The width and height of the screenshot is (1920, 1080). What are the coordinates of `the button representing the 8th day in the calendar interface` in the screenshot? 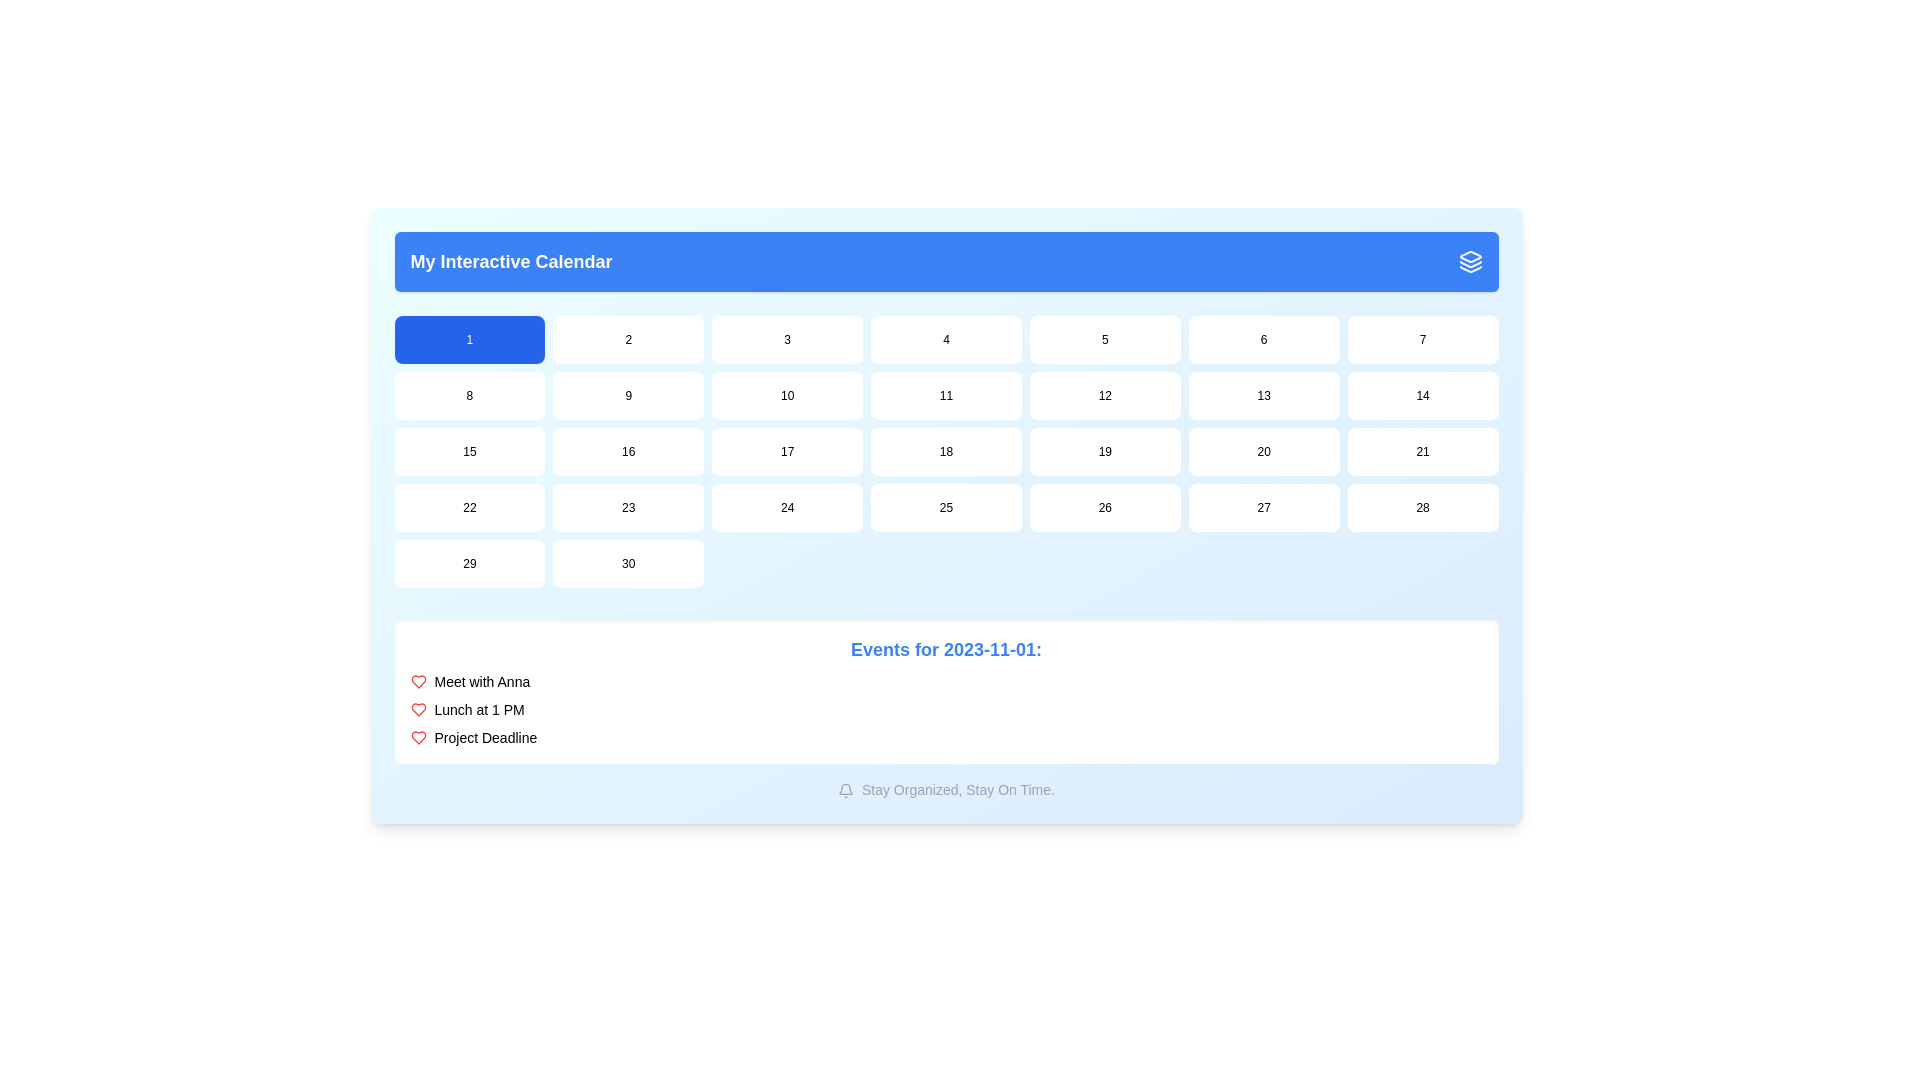 It's located at (468, 396).